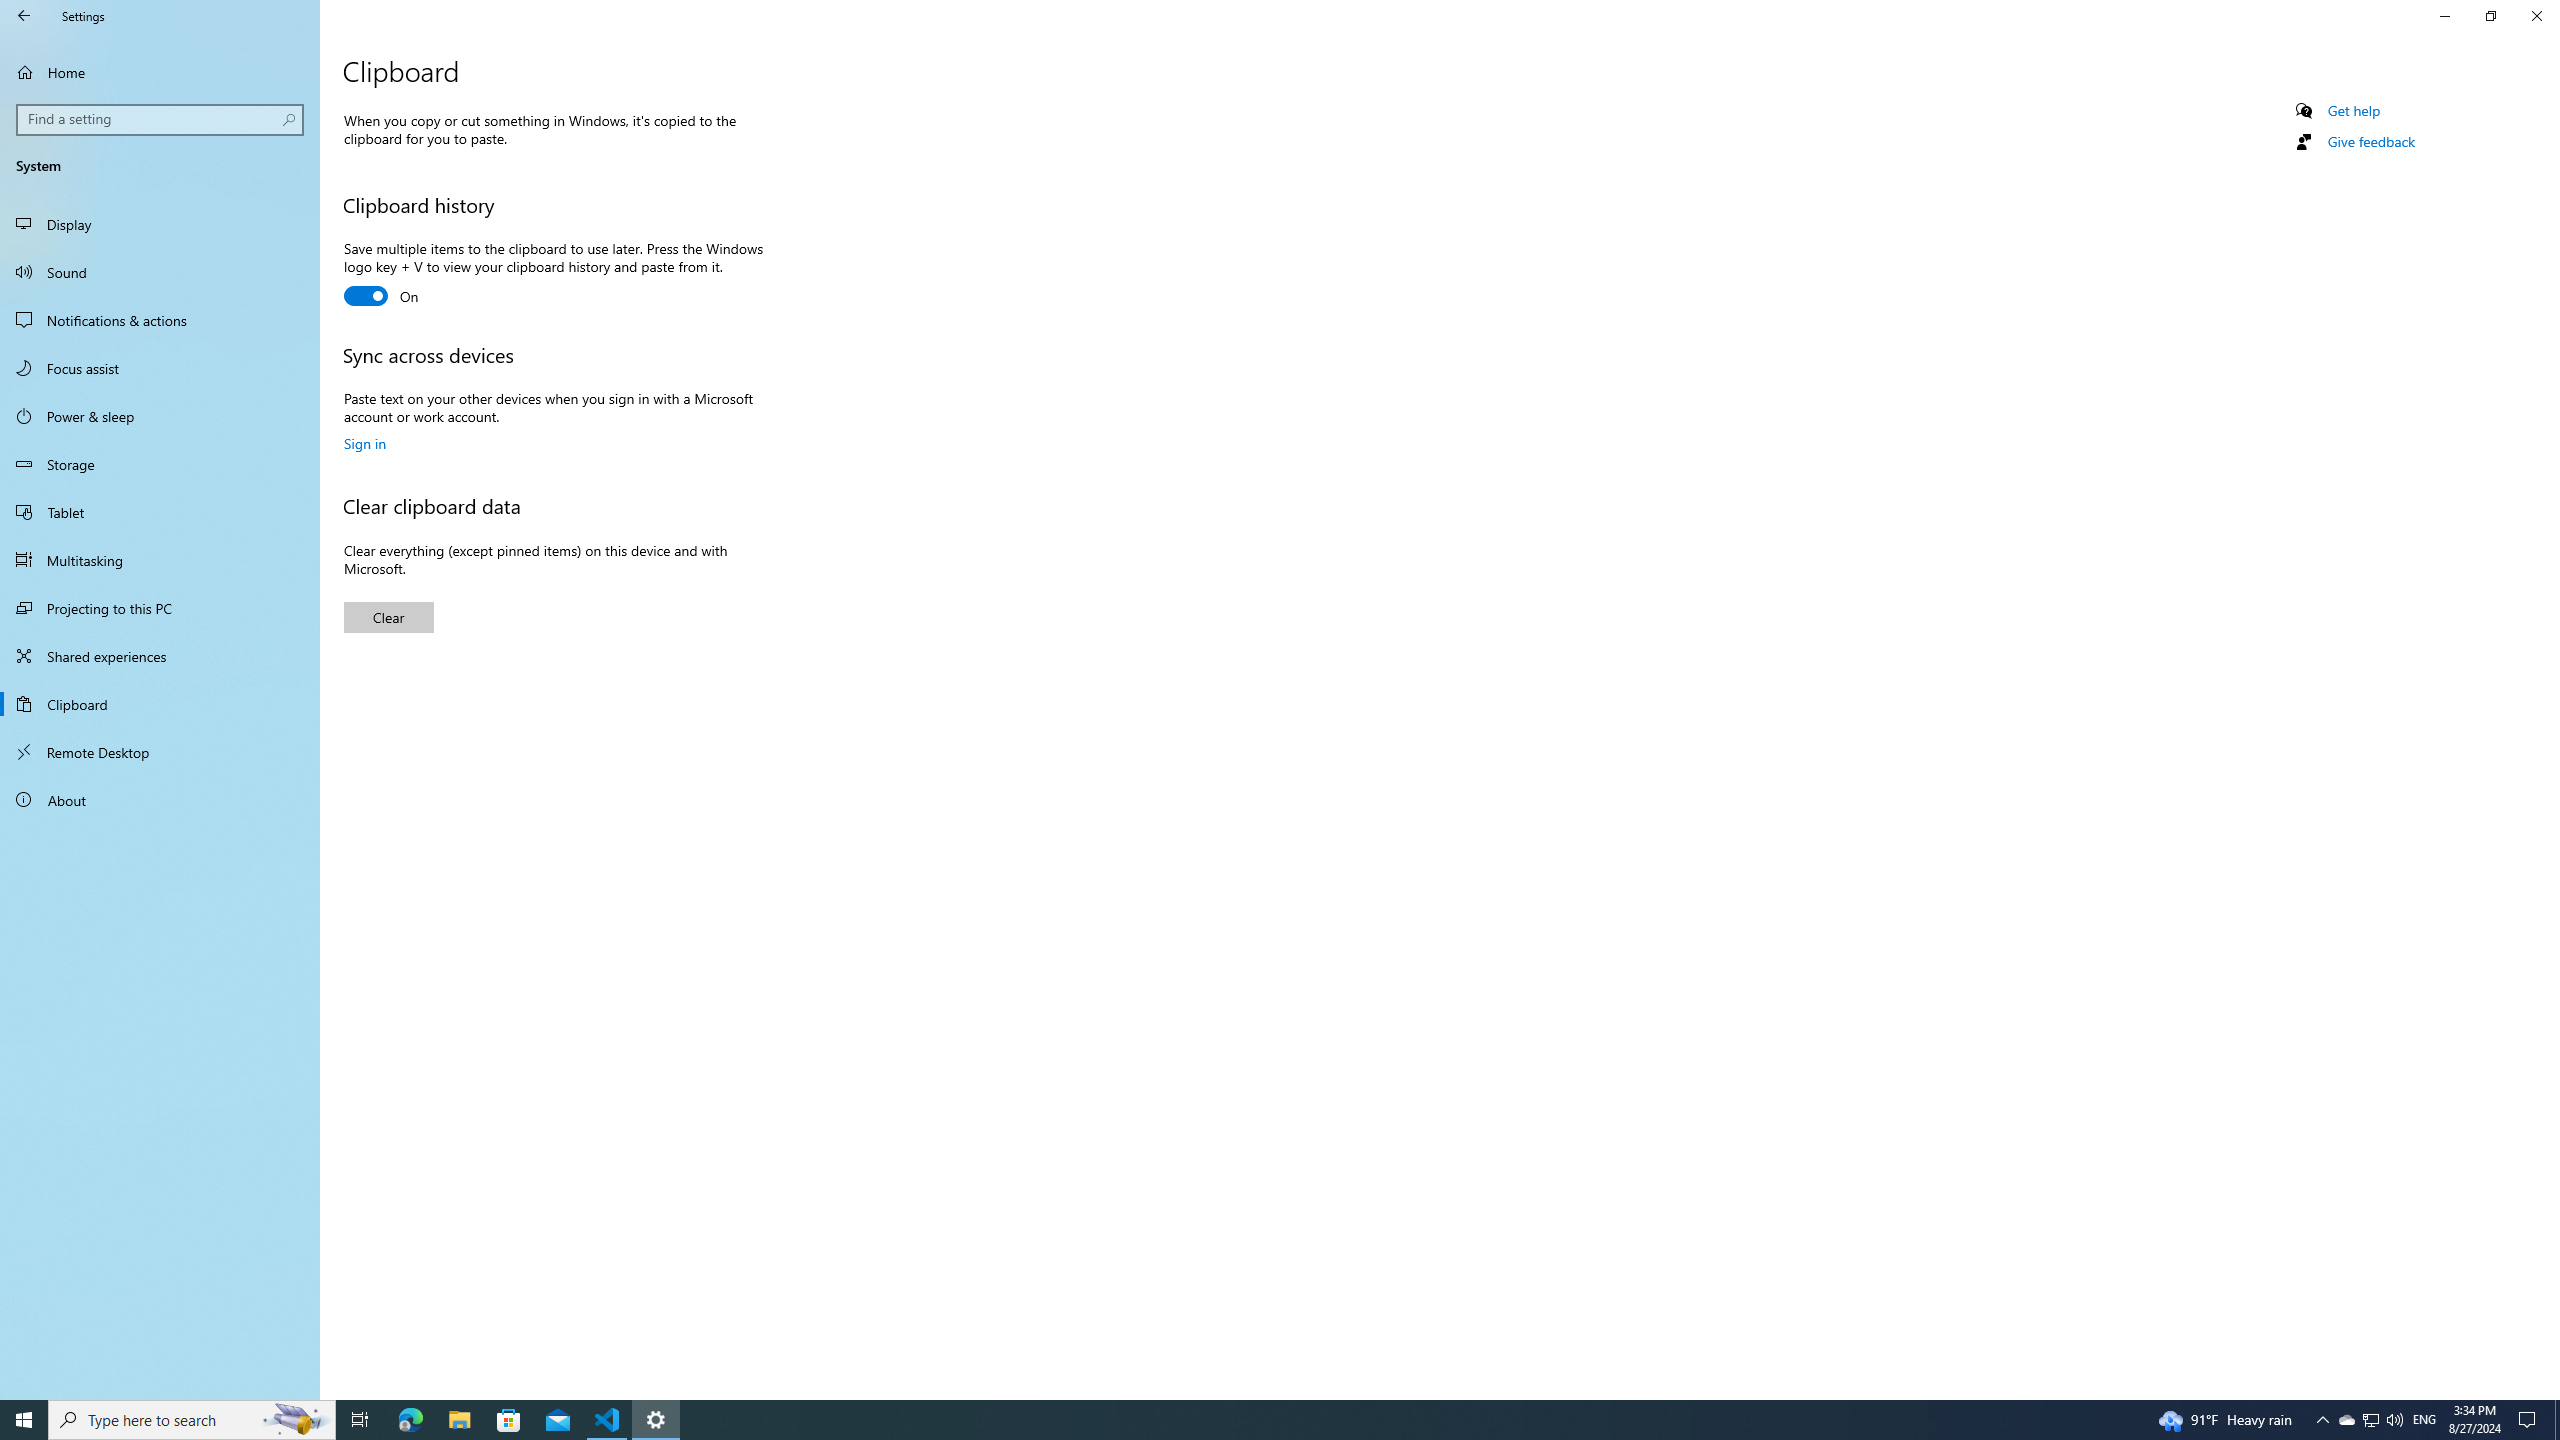 The height and width of the screenshot is (1440, 2560). I want to click on 'Home', so click(159, 72).